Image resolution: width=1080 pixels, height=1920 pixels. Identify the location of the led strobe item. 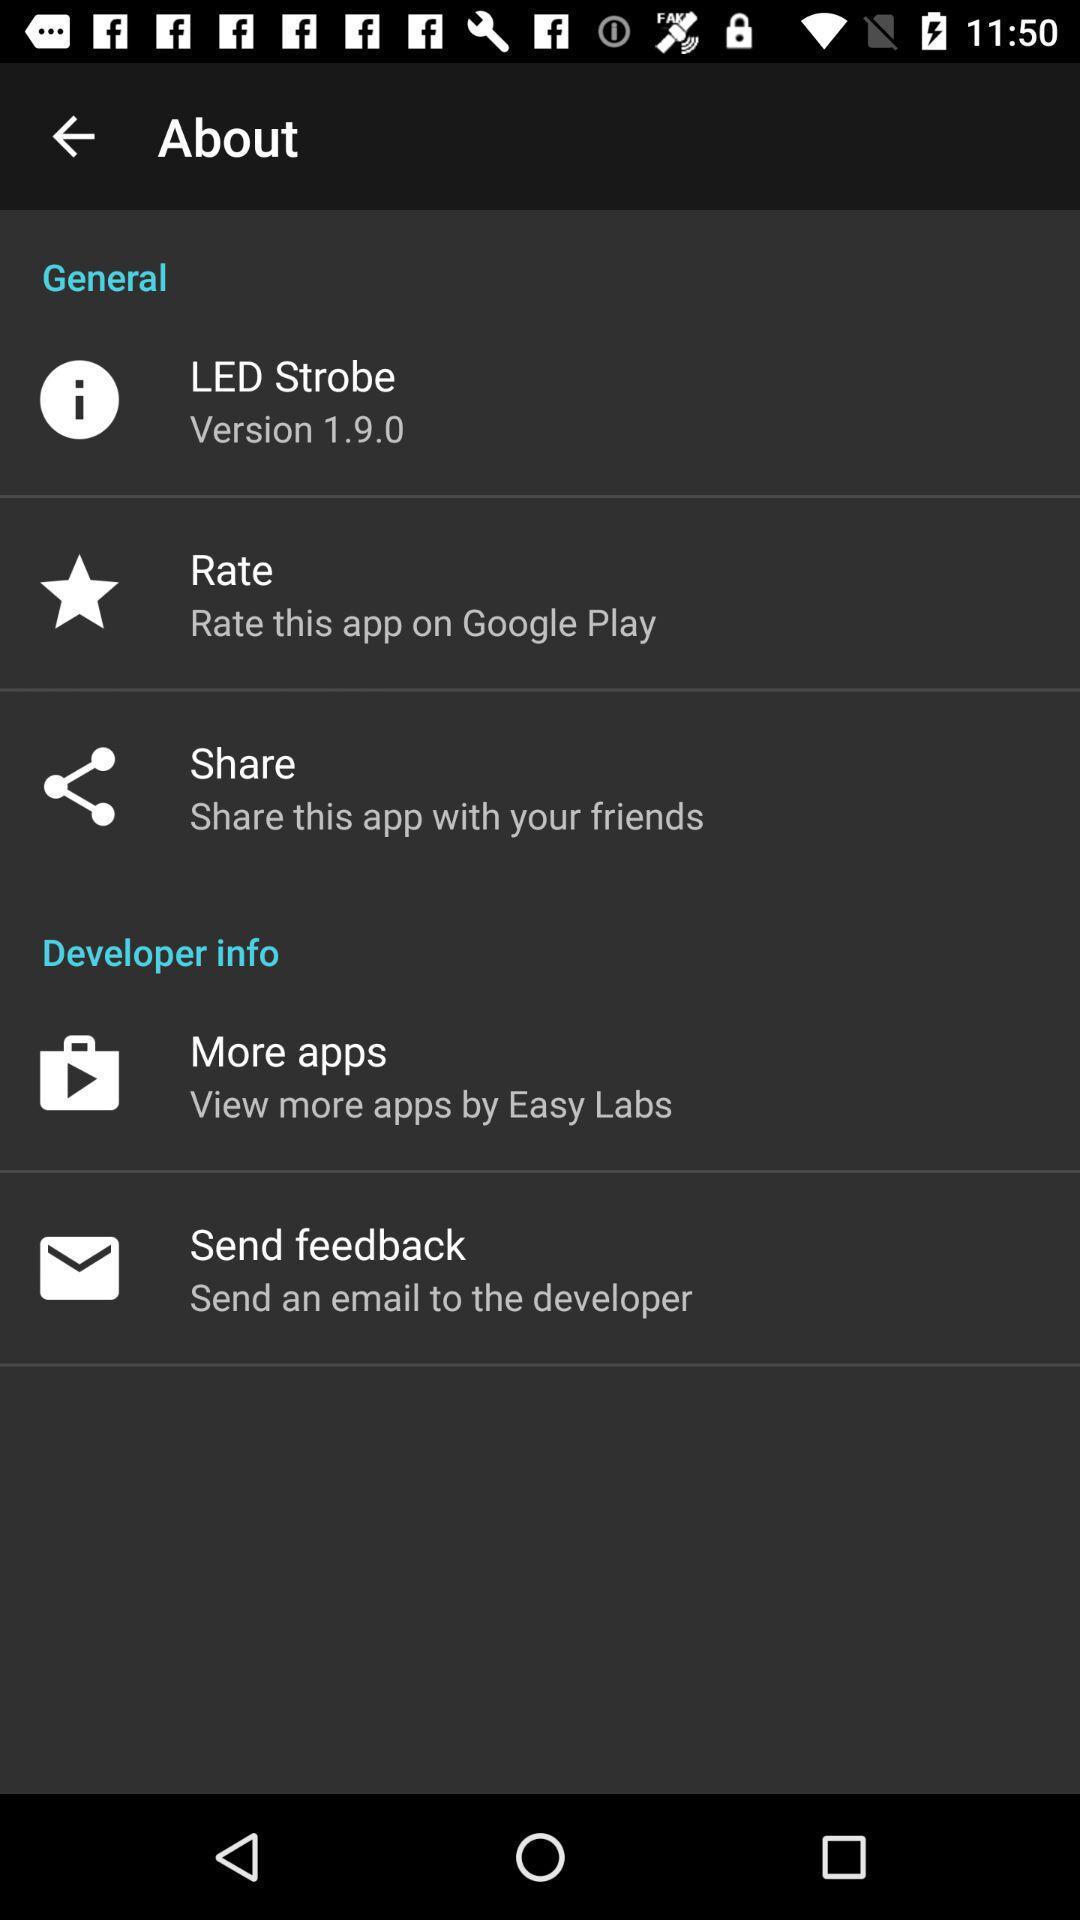
(292, 374).